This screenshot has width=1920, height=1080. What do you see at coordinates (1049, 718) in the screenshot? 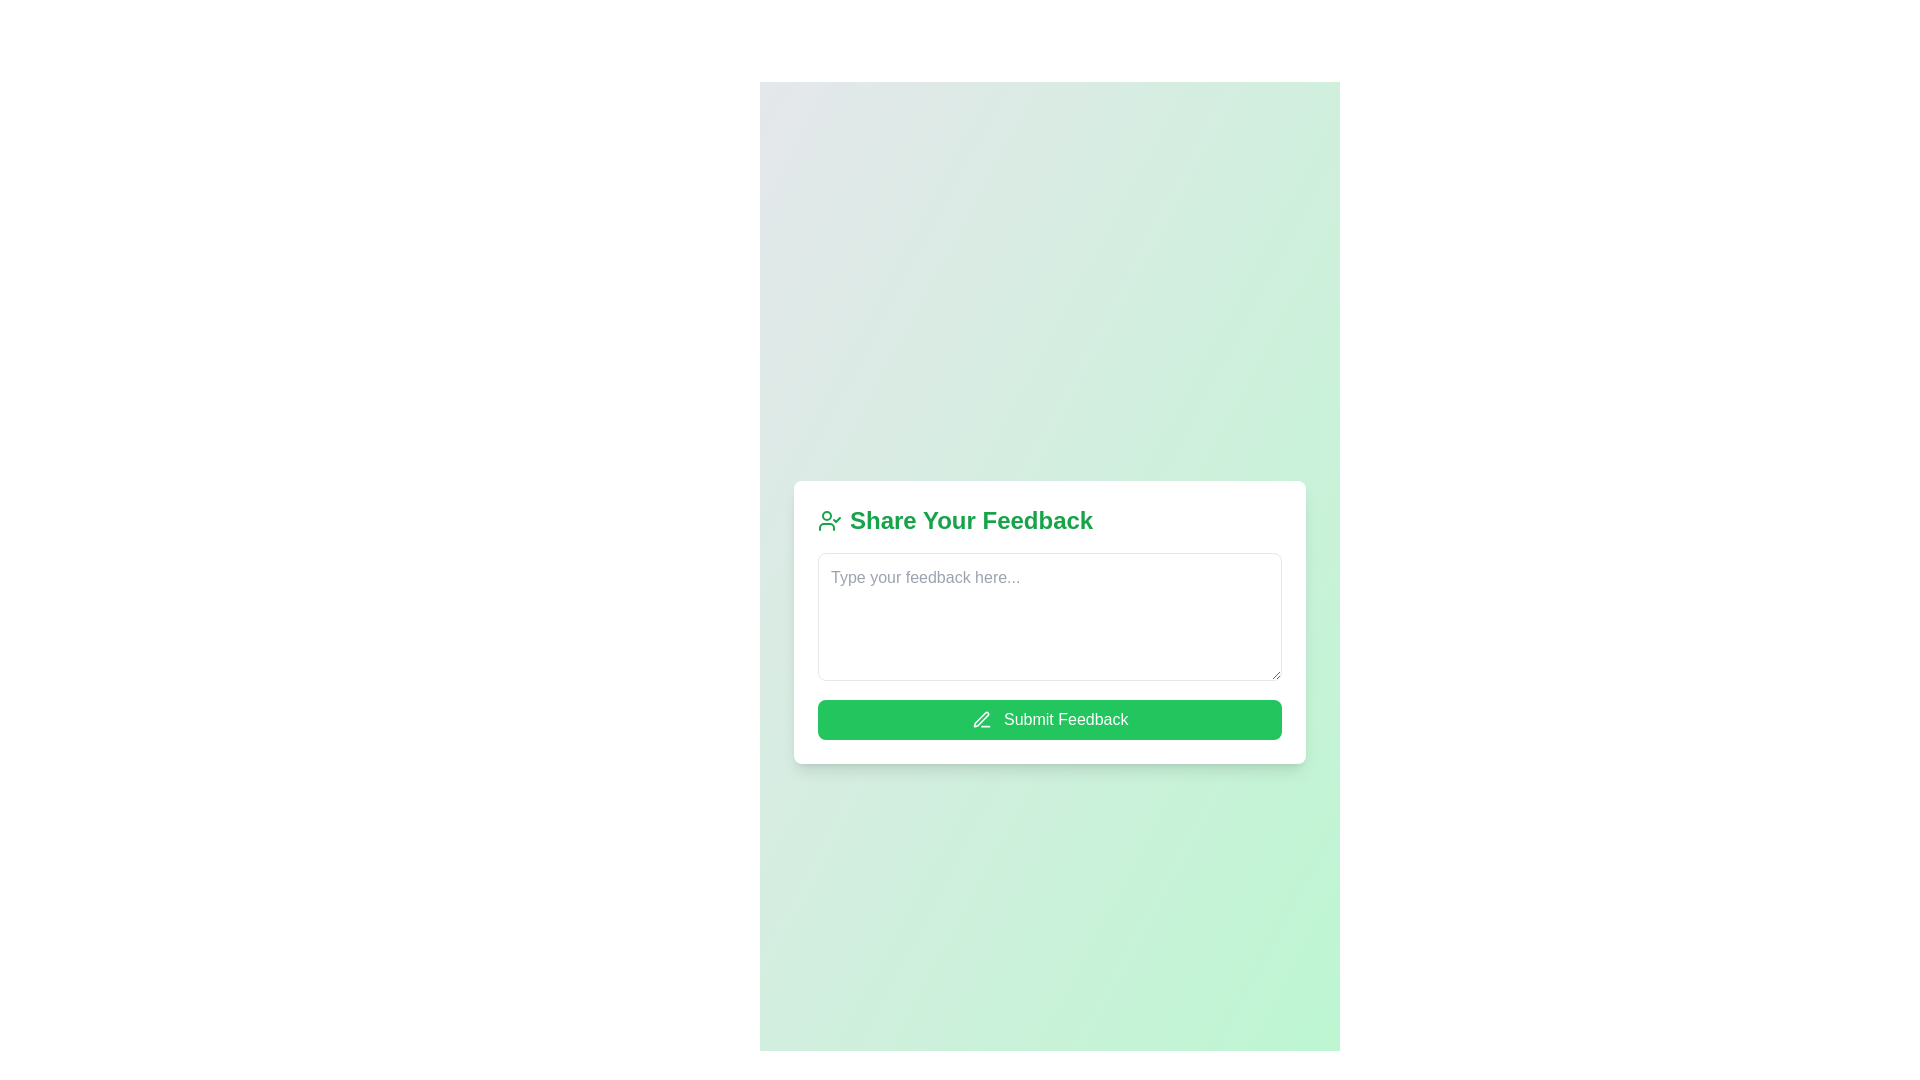
I see `the 'Submit Feedback' button, which has a green background and white text` at bounding box center [1049, 718].